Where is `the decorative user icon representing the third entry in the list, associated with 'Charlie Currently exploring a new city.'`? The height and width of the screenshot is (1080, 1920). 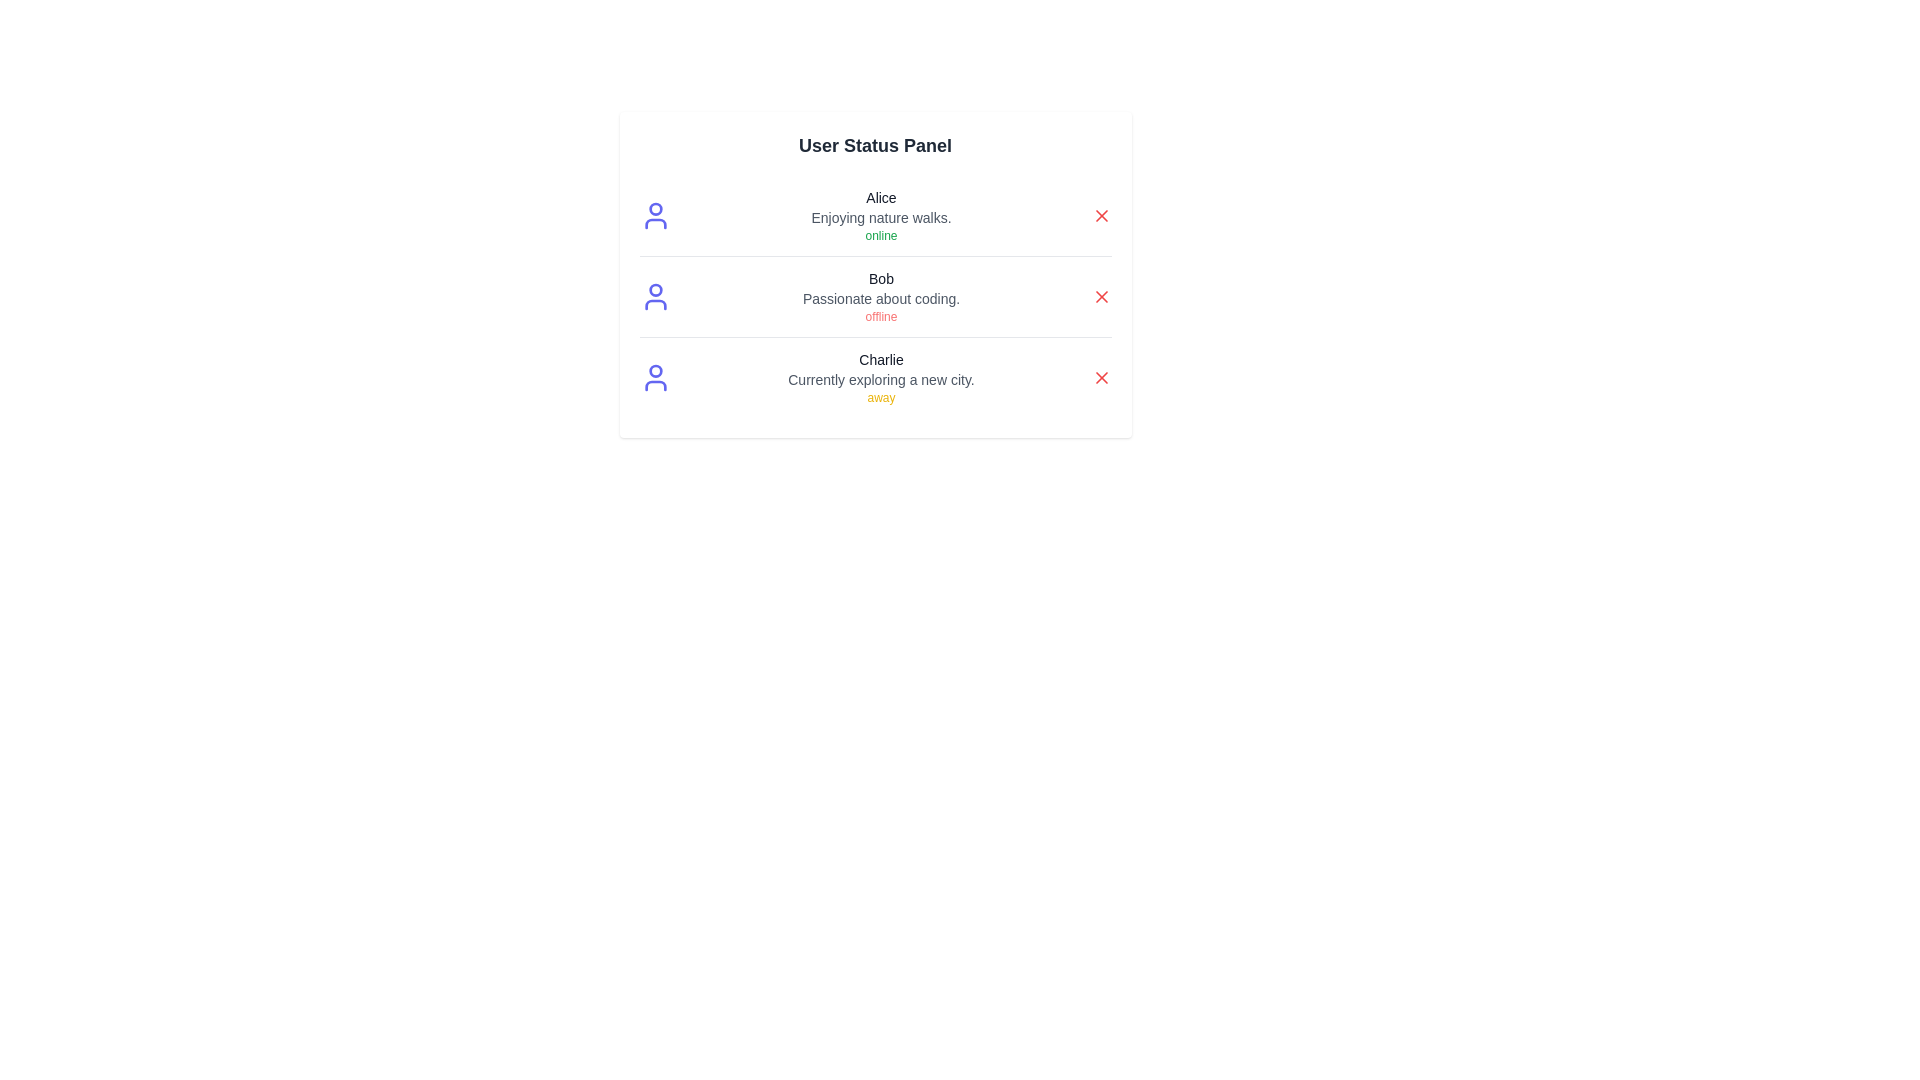 the decorative user icon representing the third entry in the list, associated with 'Charlie Currently exploring a new city.' is located at coordinates (655, 385).